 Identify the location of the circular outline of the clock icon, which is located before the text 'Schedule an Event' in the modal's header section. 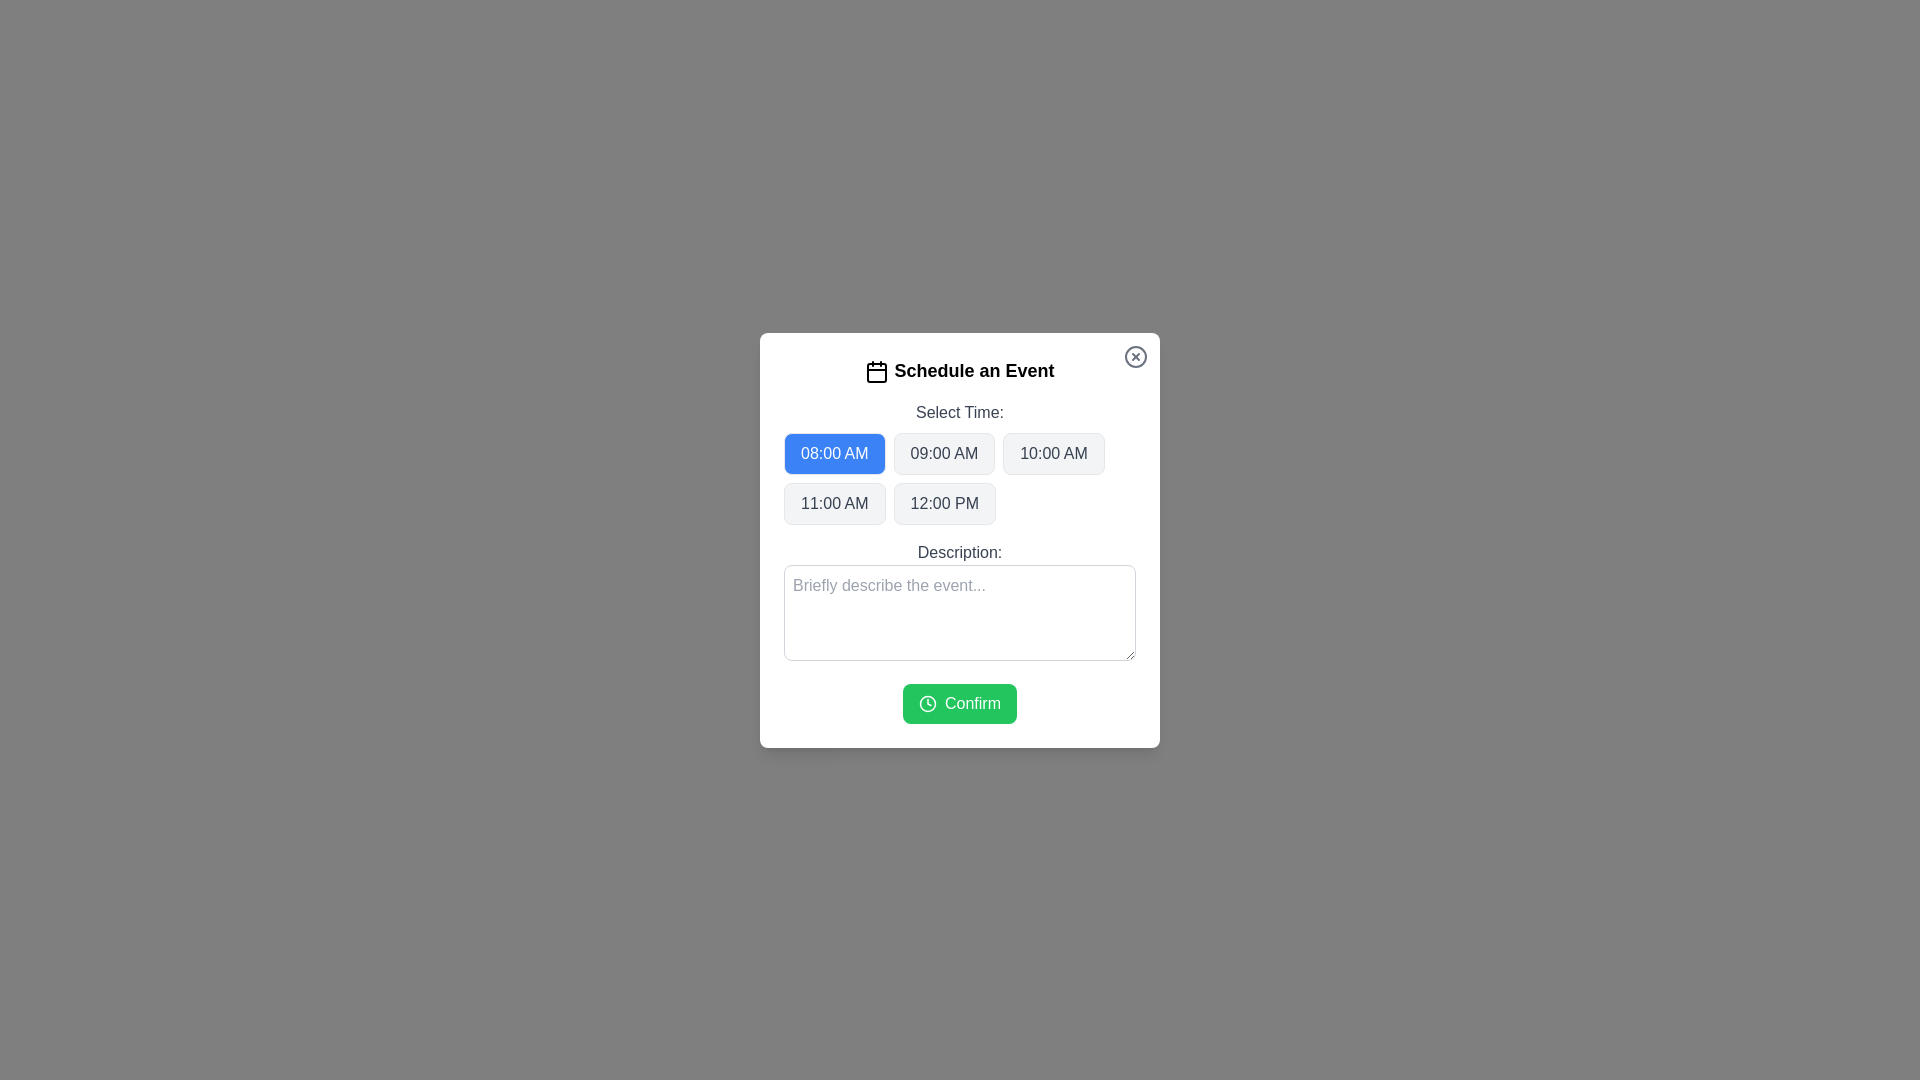
(926, 702).